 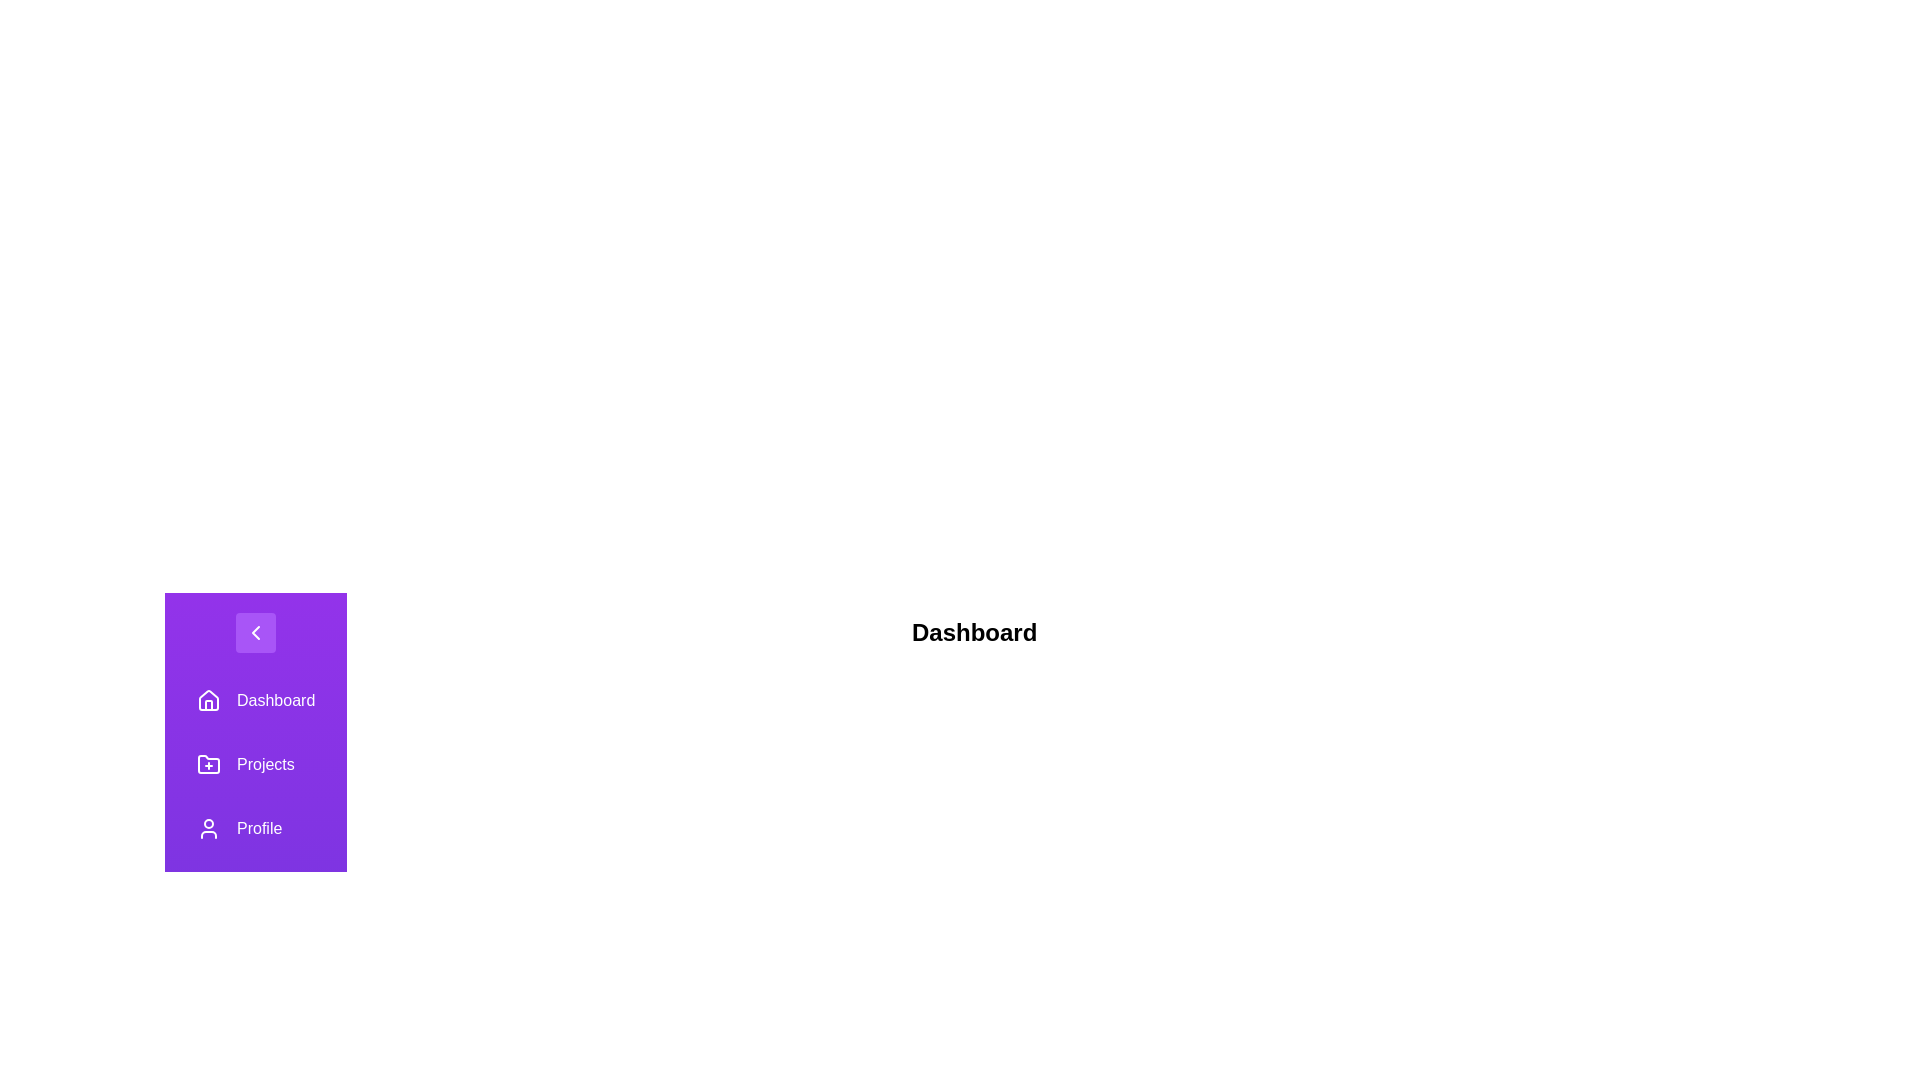 I want to click on the leftward-pointing chevron icon within the purple rounded rectangular button located near the top-left corner of the vertical navigation menu, so click(x=255, y=632).